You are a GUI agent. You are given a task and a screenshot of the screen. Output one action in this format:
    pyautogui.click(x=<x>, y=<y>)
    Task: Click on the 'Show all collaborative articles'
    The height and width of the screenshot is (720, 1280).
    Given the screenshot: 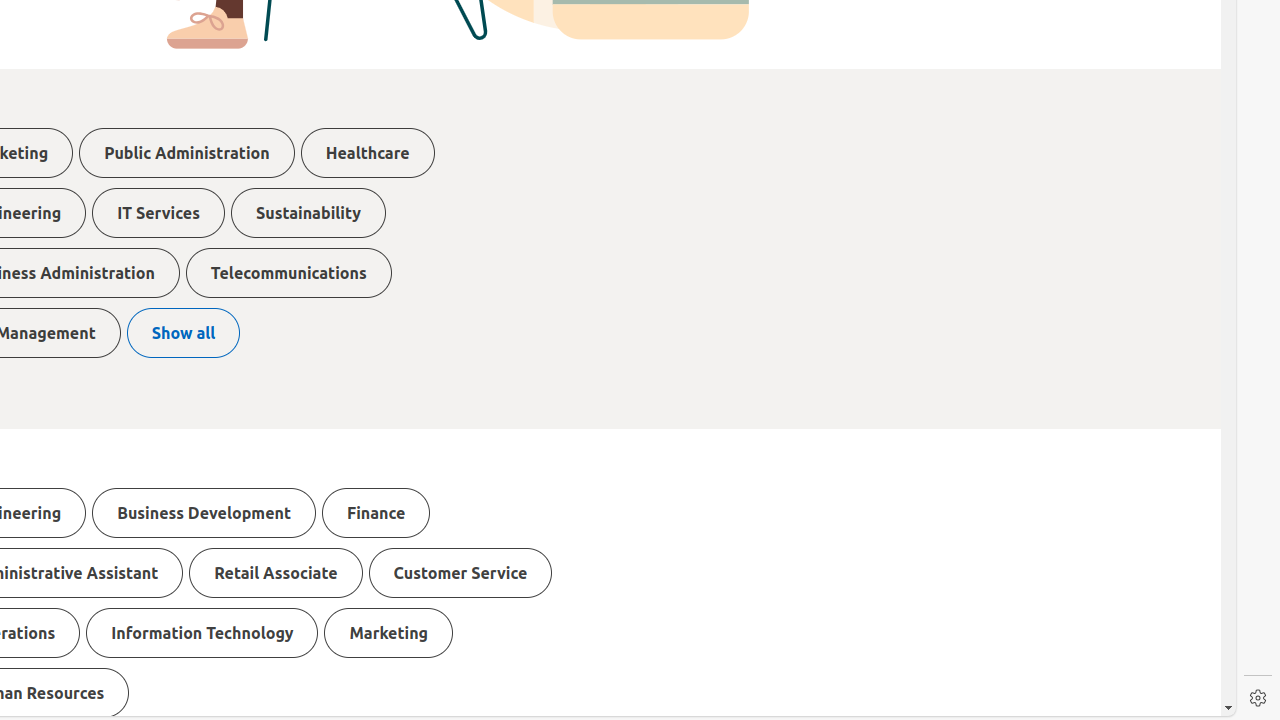 What is the action you would take?
    pyautogui.click(x=183, y=332)
    